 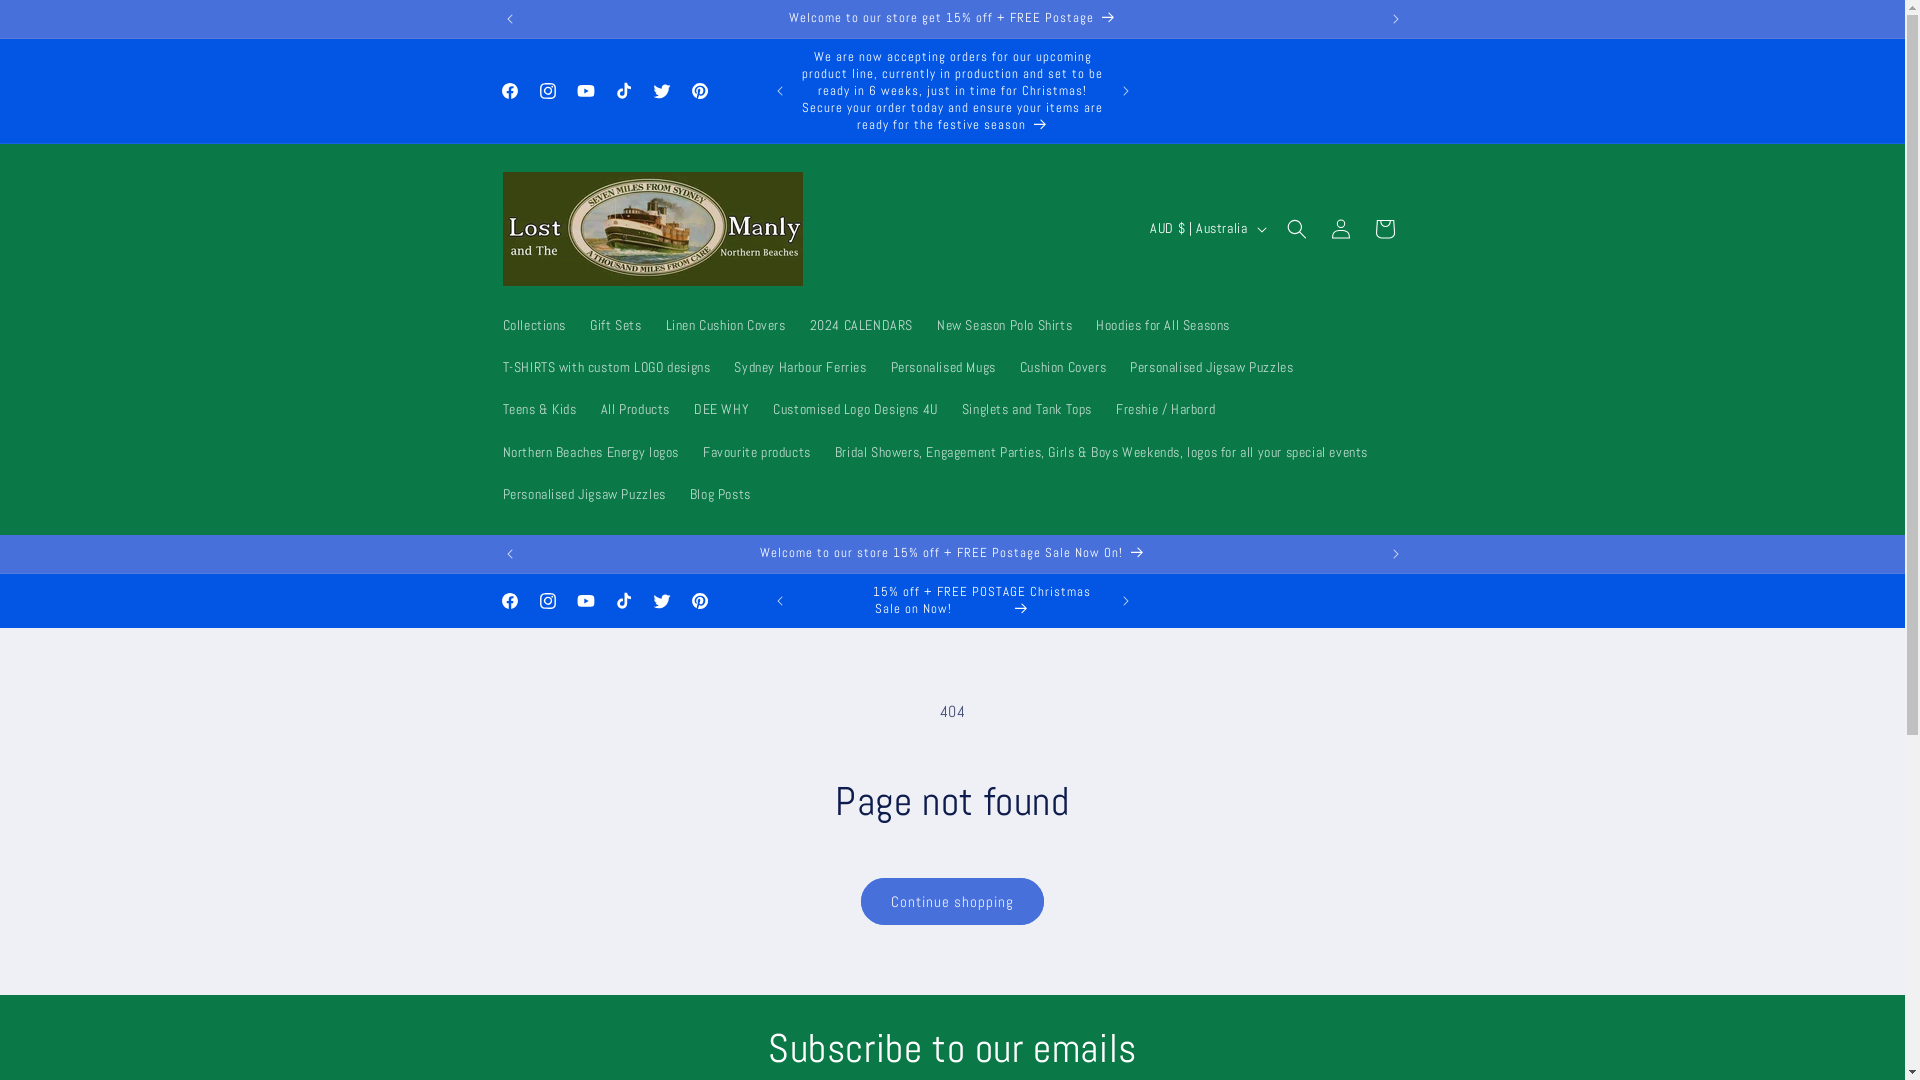 What do you see at coordinates (942, 366) in the screenshot?
I see `'Personalised Mugs'` at bounding box center [942, 366].